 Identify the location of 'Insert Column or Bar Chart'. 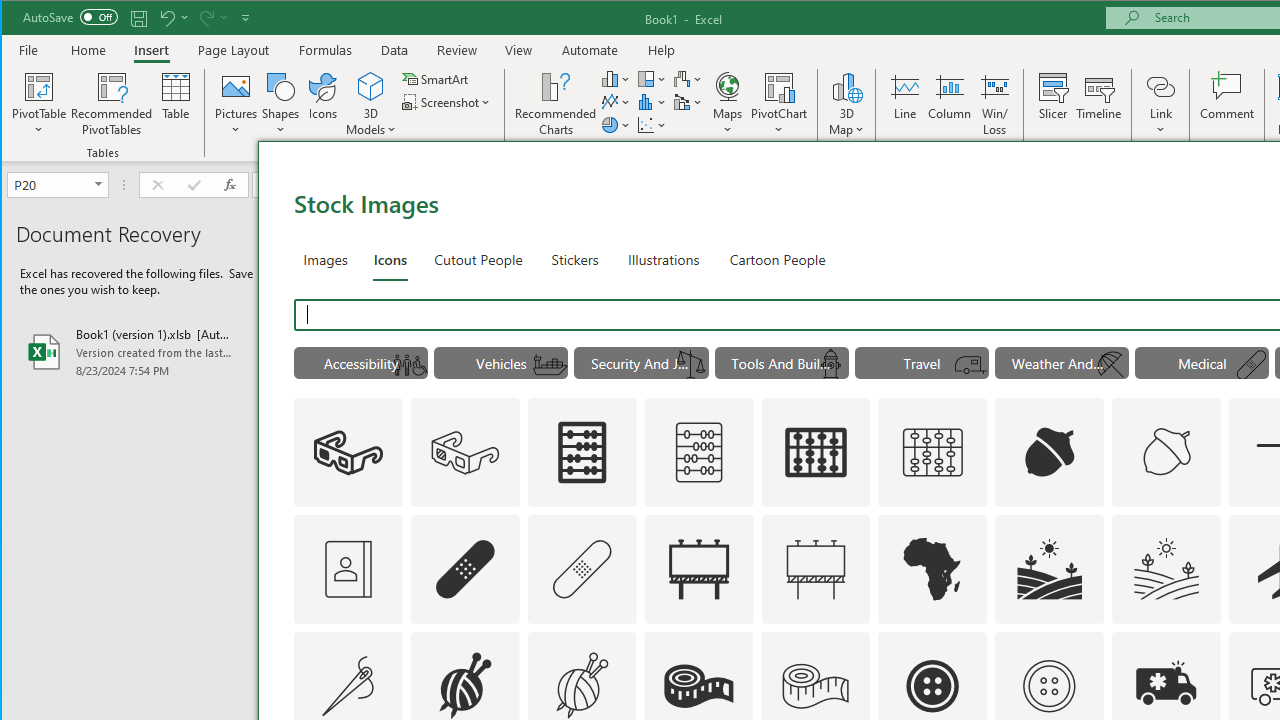
(615, 78).